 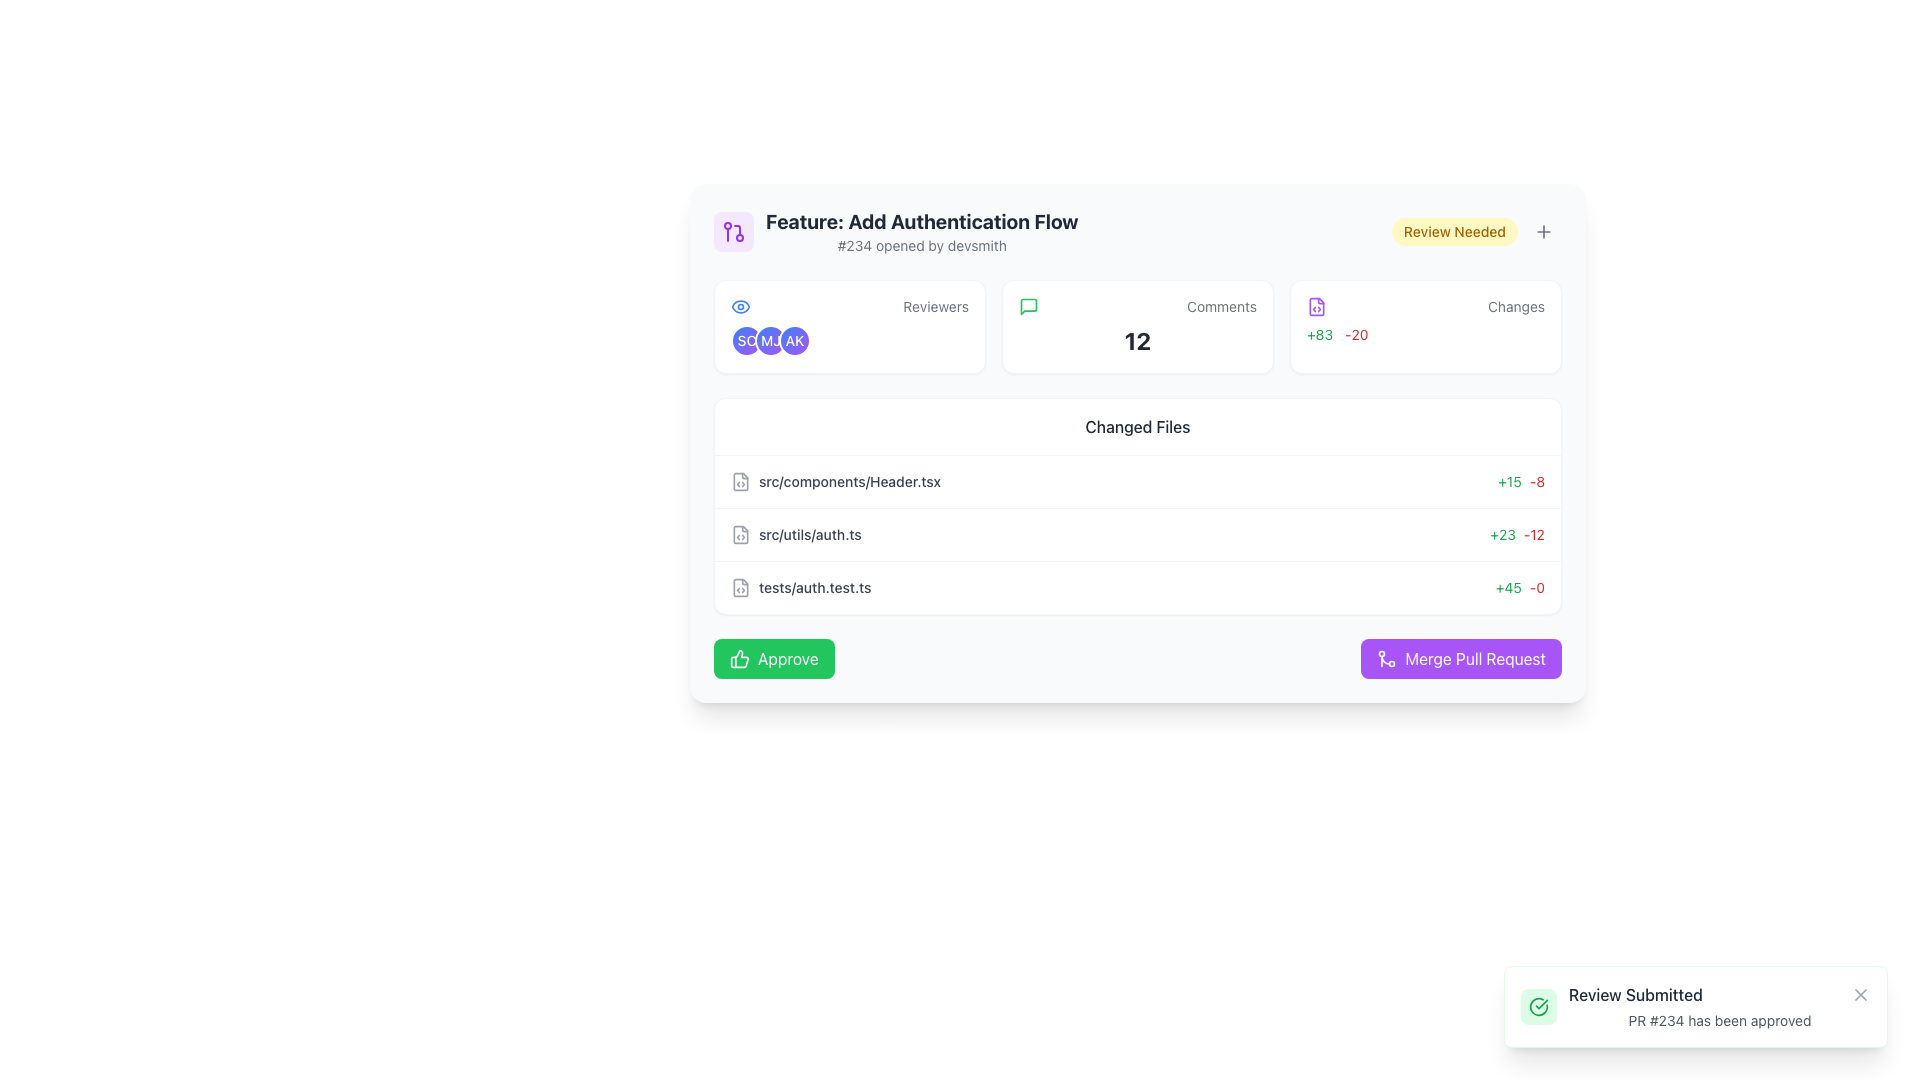 What do you see at coordinates (835, 482) in the screenshot?
I see `the first list item representing a modified file` at bounding box center [835, 482].